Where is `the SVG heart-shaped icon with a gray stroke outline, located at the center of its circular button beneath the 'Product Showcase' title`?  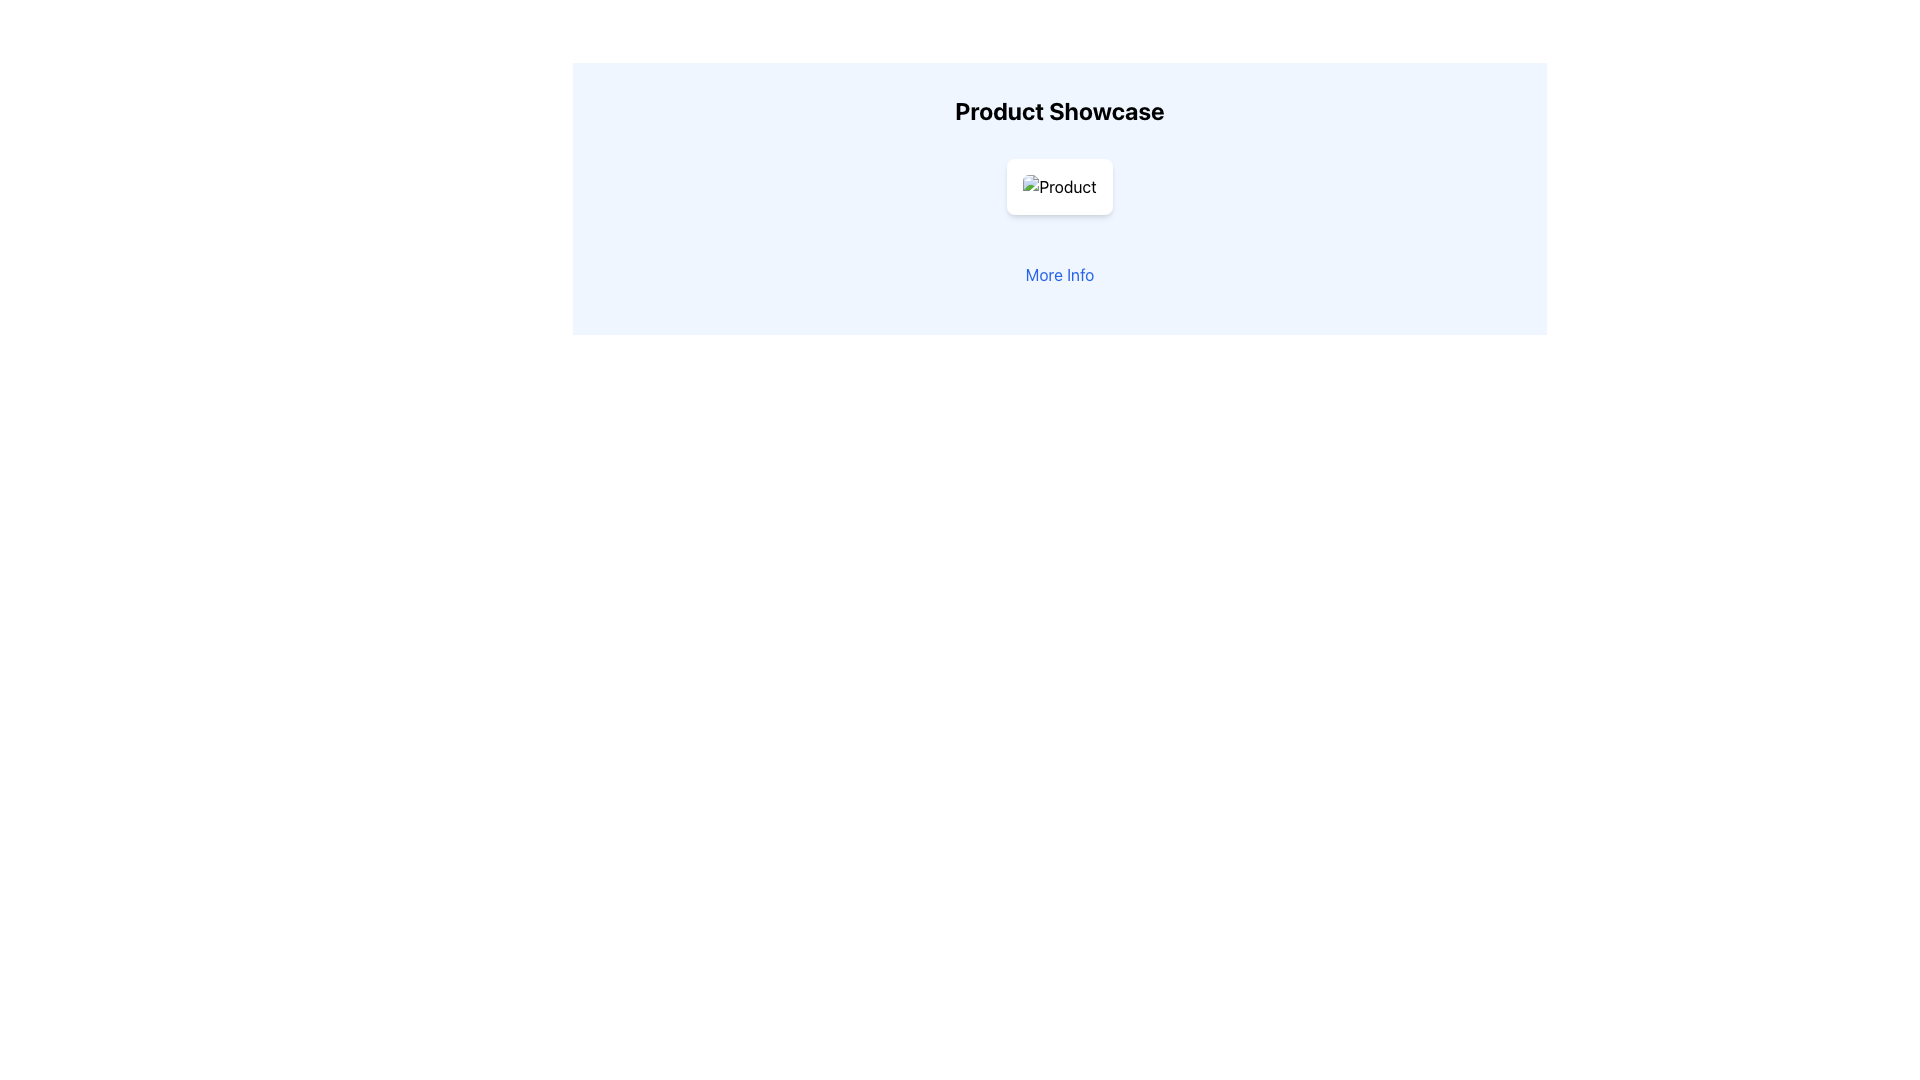
the SVG heart-shaped icon with a gray stroke outline, located at the center of its circular button beneath the 'Product Showcase' title is located at coordinates (1040, 181).